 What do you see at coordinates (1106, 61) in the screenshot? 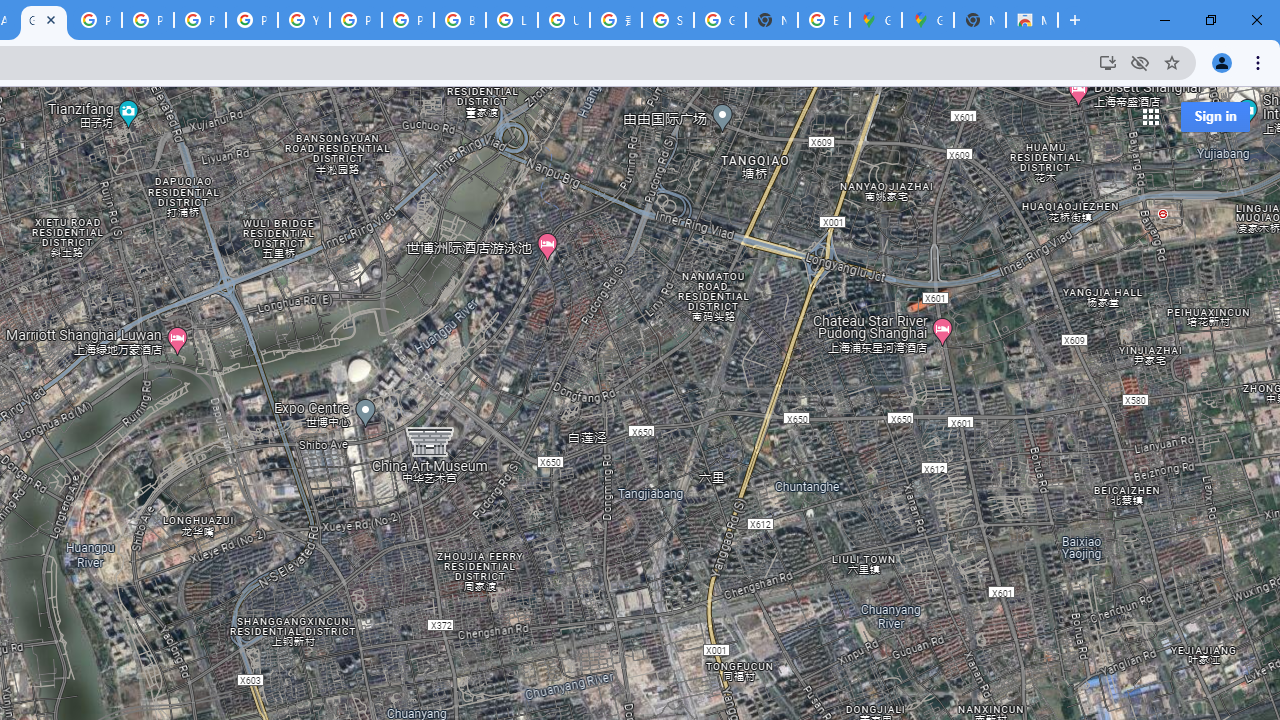
I see `'Install Google Maps'` at bounding box center [1106, 61].